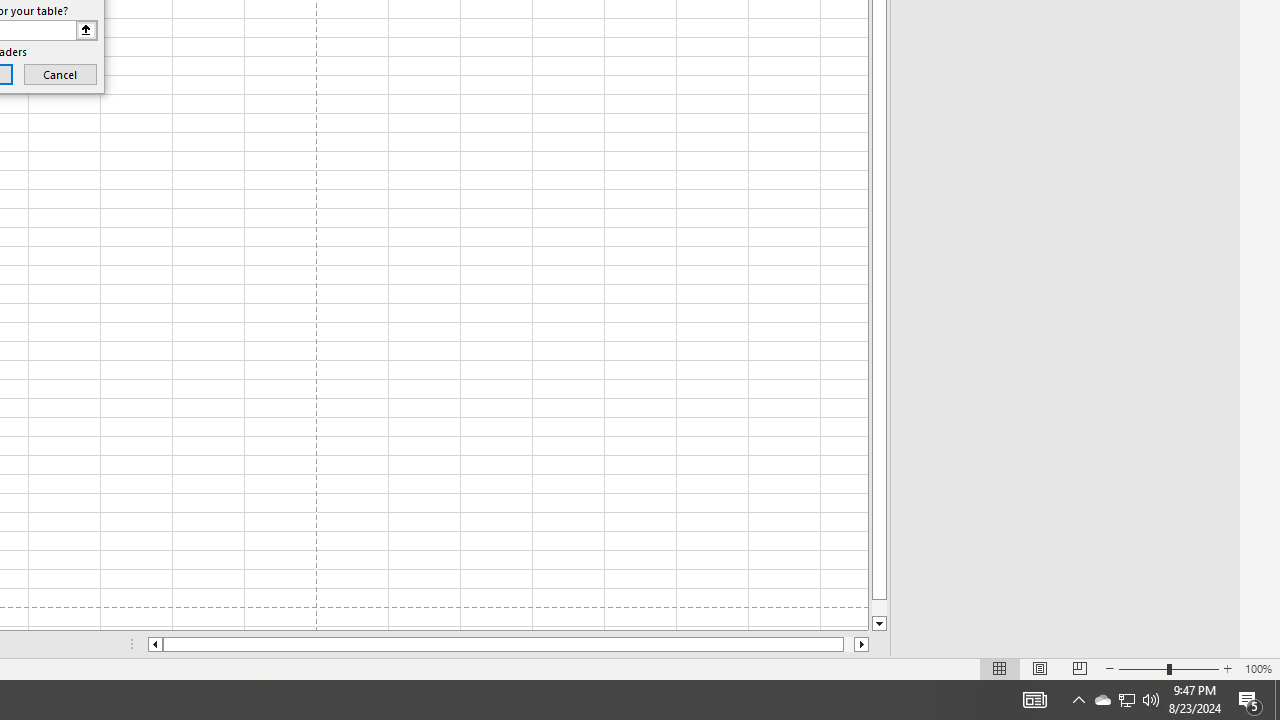 The height and width of the screenshot is (720, 1280). I want to click on 'Page Break Preview', so click(1078, 669).